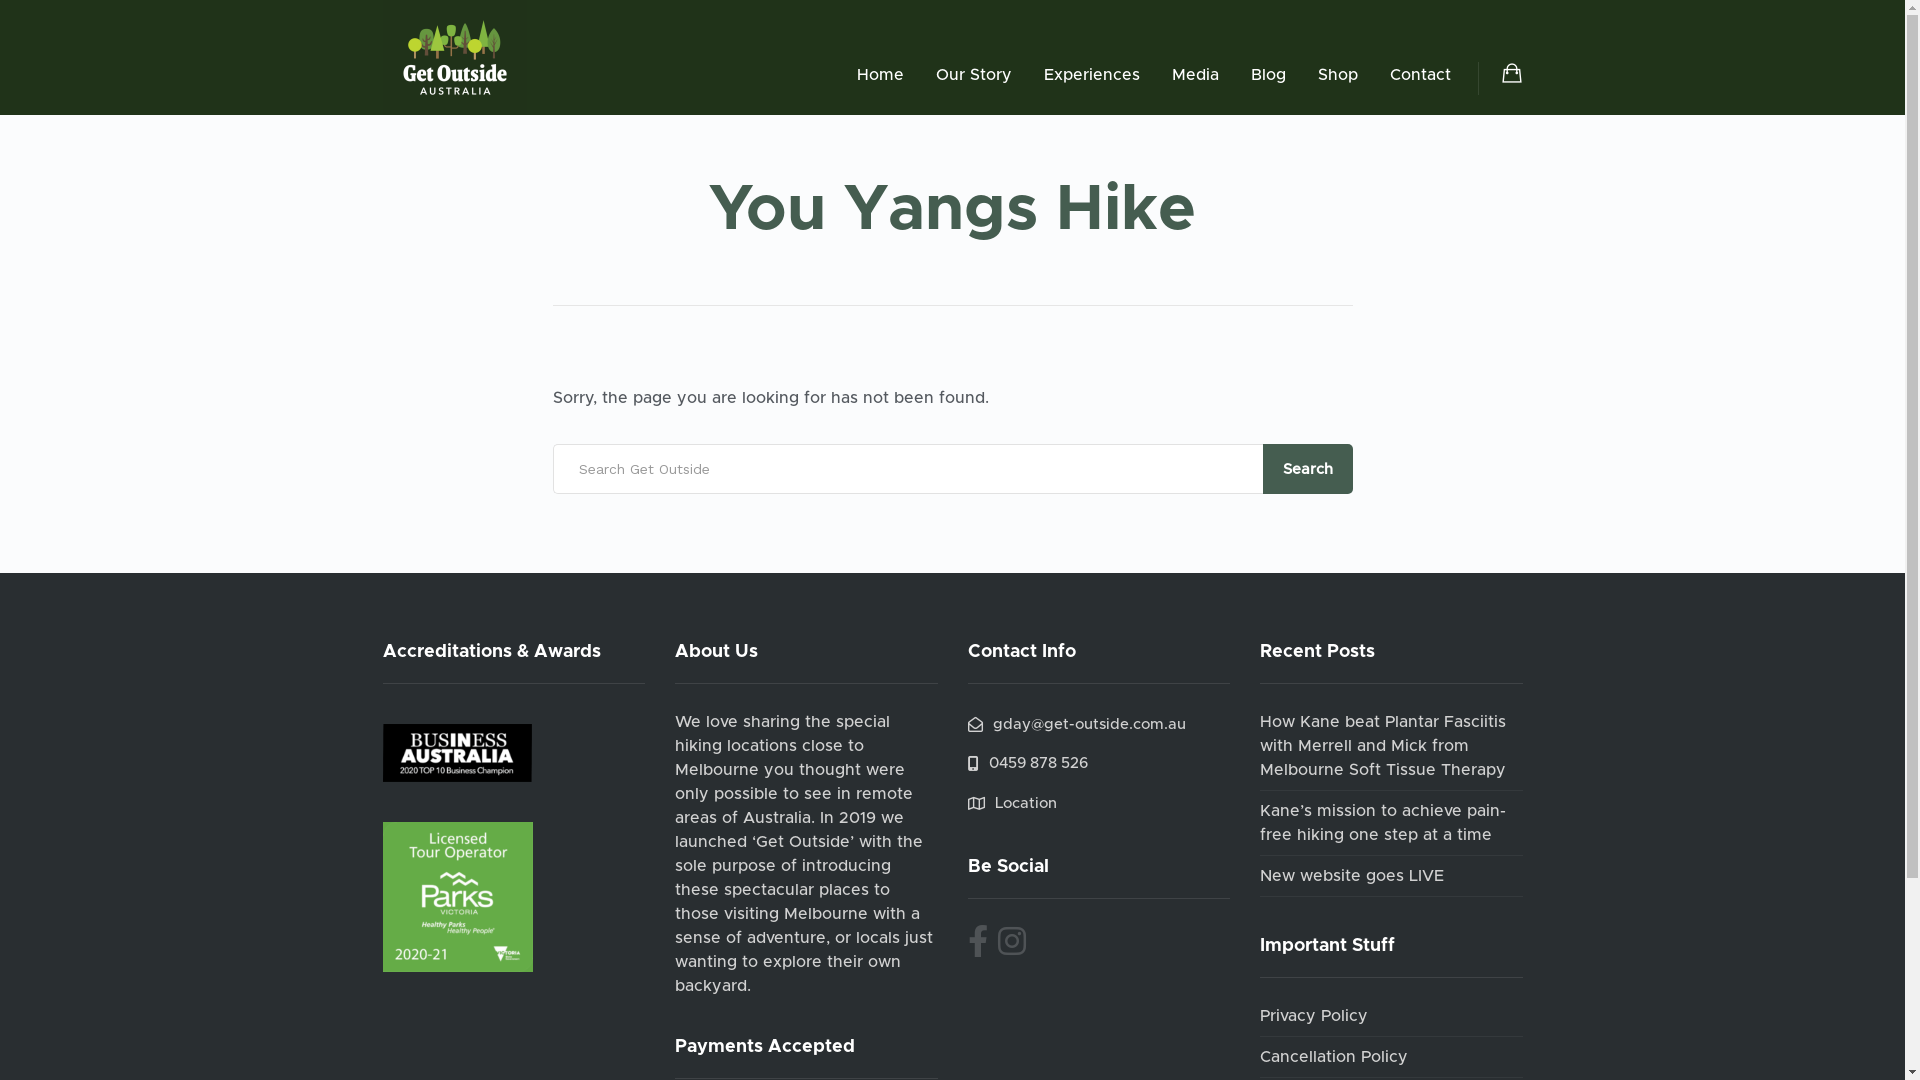 The width and height of the screenshot is (1920, 1080). What do you see at coordinates (1258, 874) in the screenshot?
I see `'New website goes LIVE'` at bounding box center [1258, 874].